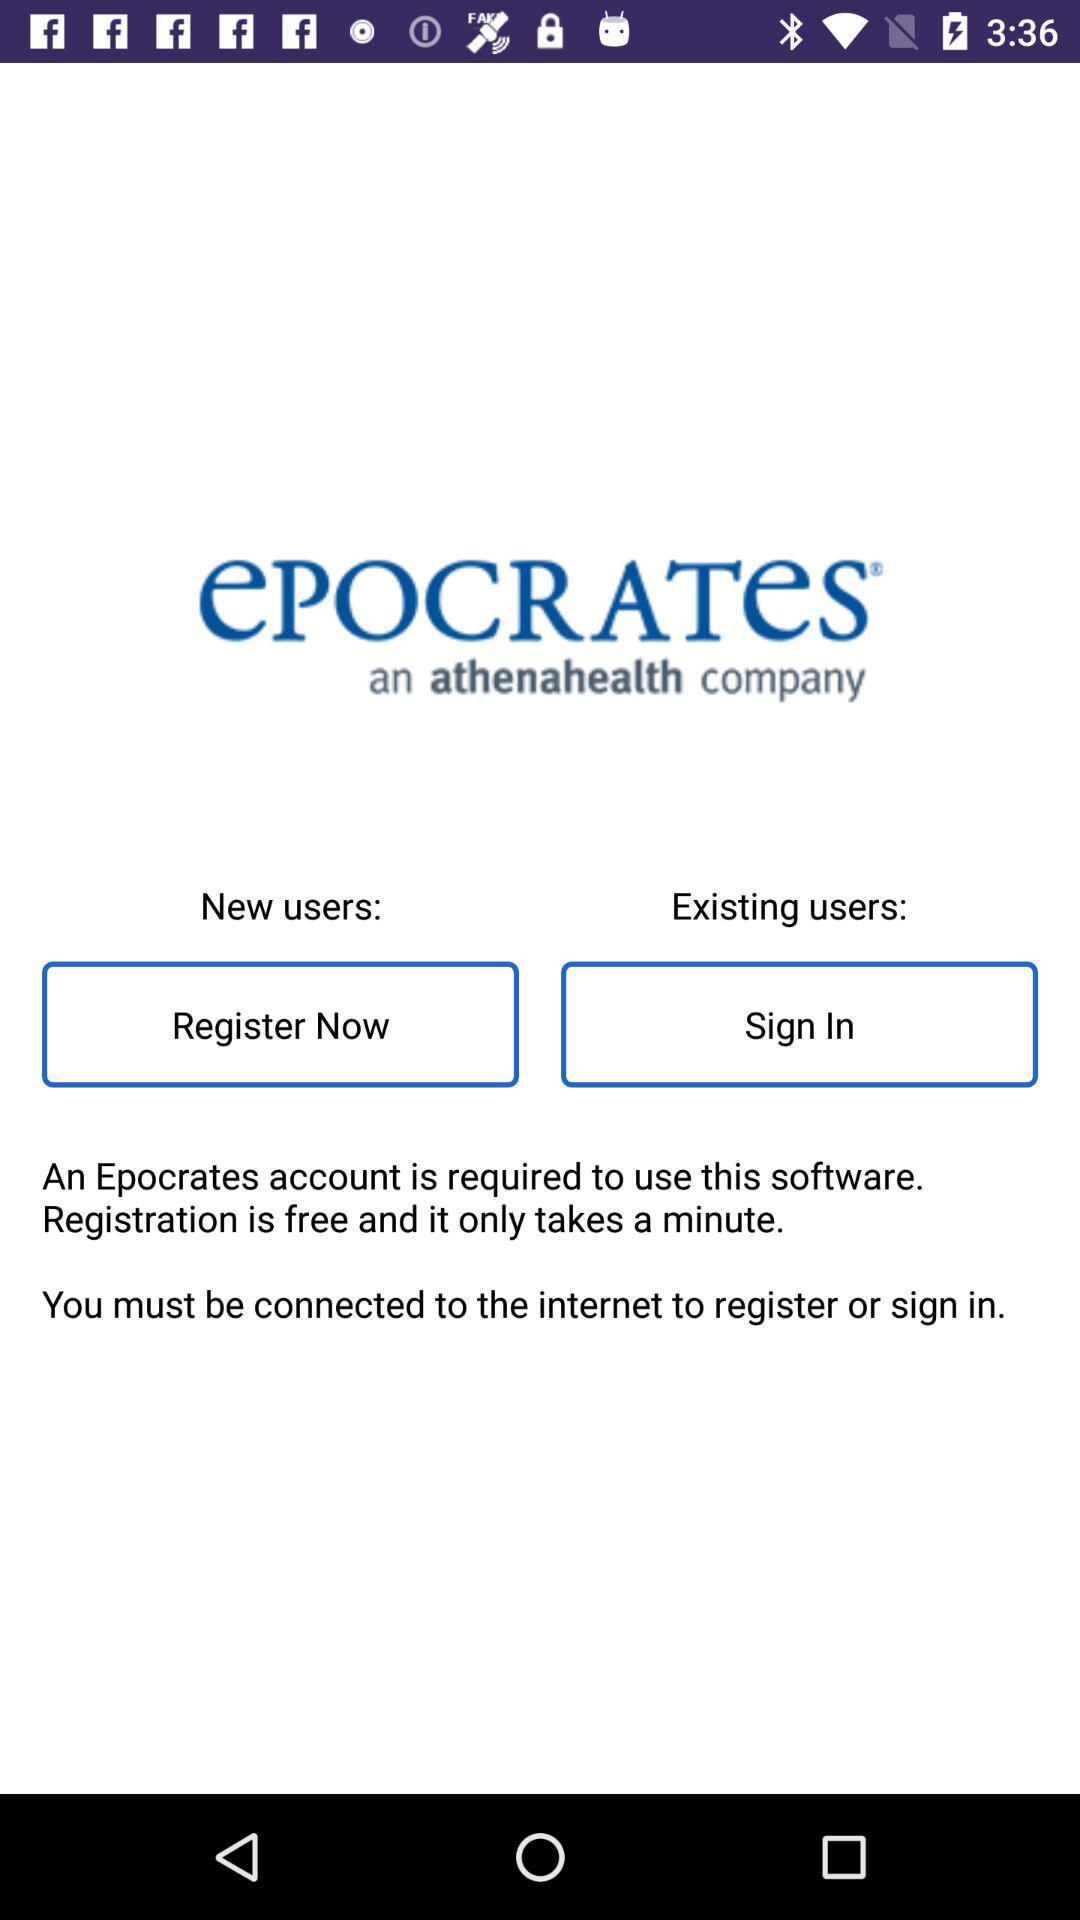 The height and width of the screenshot is (1920, 1080). I want to click on item to the left of the existing users: icon, so click(280, 1024).